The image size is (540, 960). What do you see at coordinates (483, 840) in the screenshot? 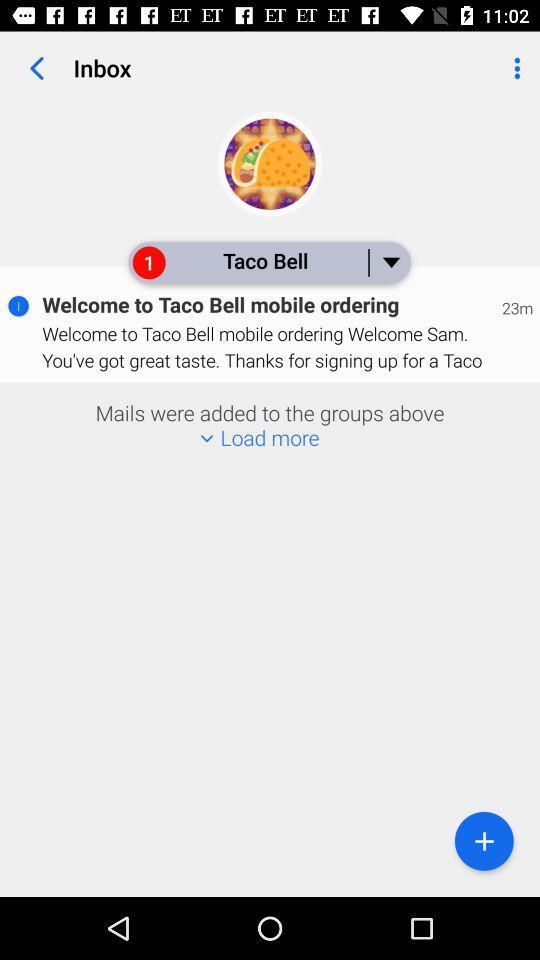
I see `item below welcome to taco icon` at bounding box center [483, 840].